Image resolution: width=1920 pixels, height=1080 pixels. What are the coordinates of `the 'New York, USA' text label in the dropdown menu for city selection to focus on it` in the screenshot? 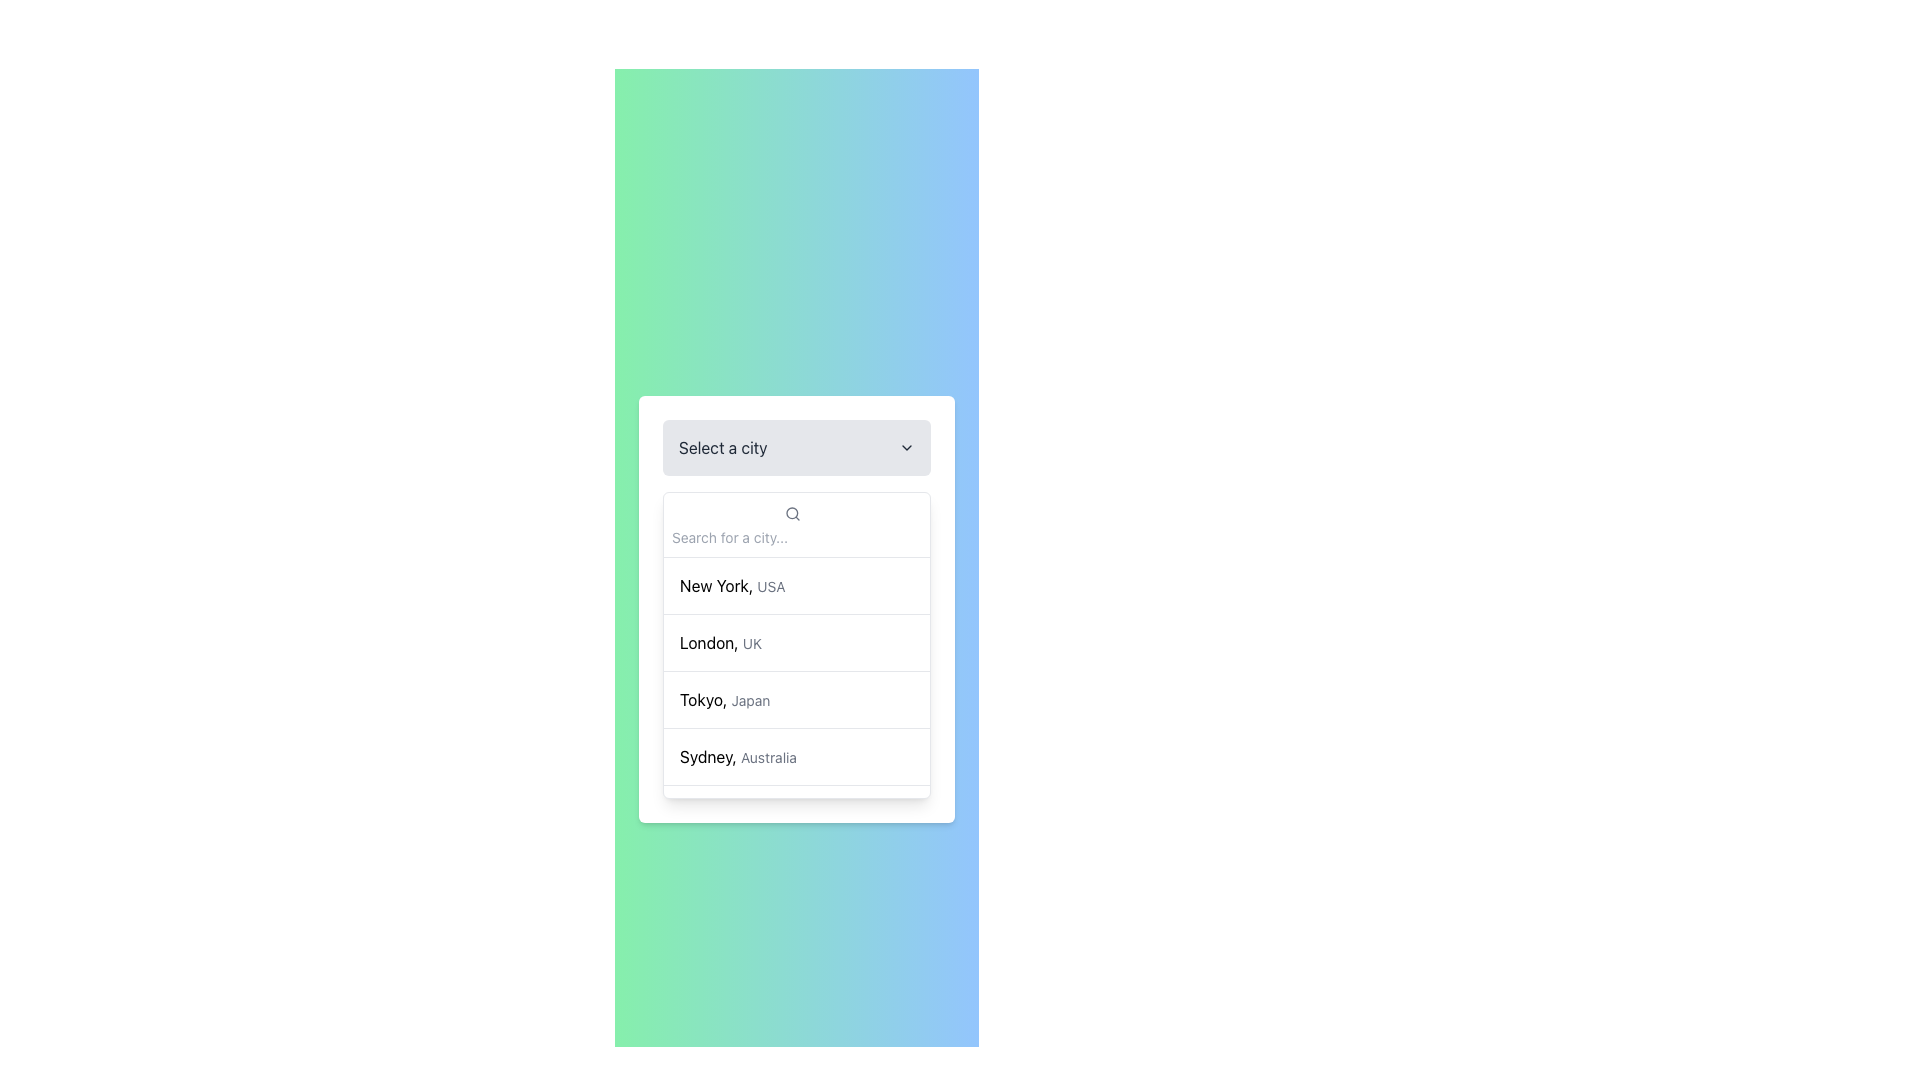 It's located at (731, 585).